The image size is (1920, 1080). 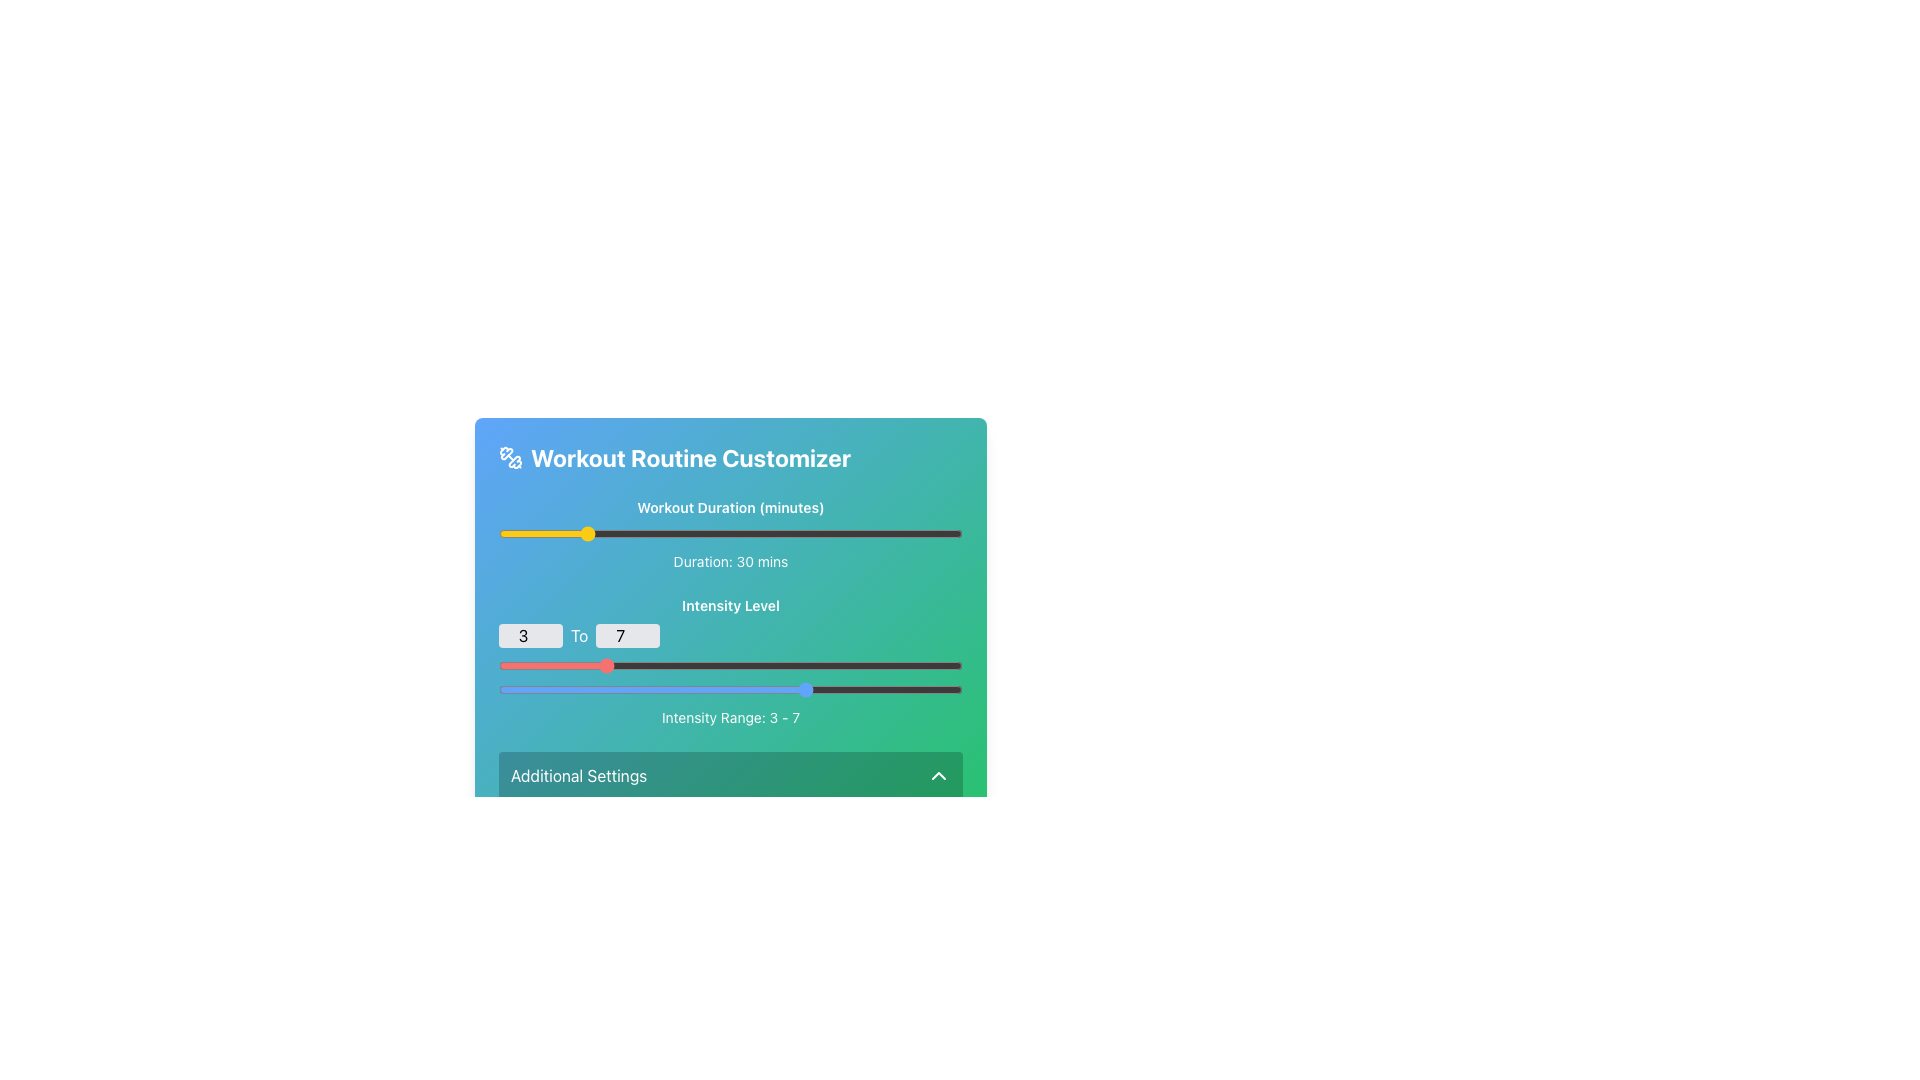 What do you see at coordinates (836, 532) in the screenshot?
I see `workout duration` at bounding box center [836, 532].